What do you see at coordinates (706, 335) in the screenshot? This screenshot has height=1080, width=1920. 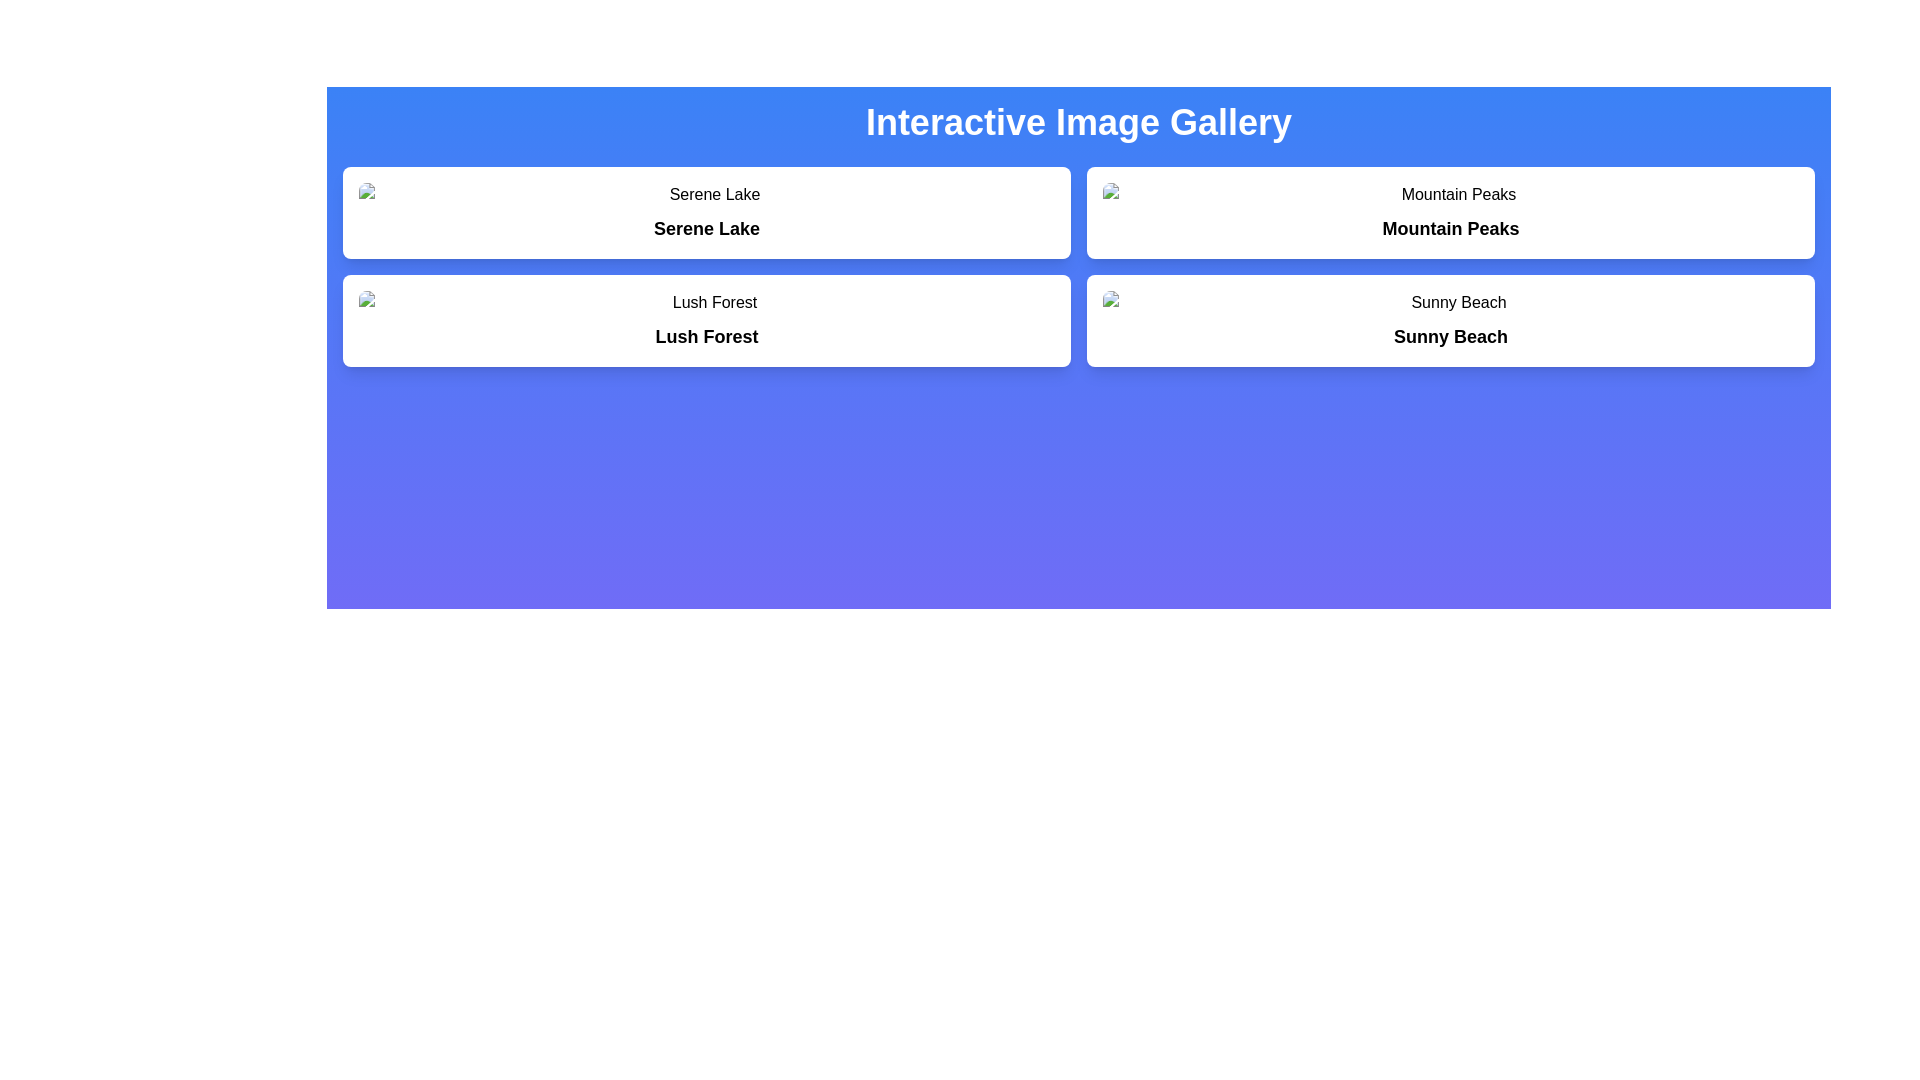 I see `text label styled as a heading or title that displays 'Lush Forest' in the second card of the gallery interface` at bounding box center [706, 335].